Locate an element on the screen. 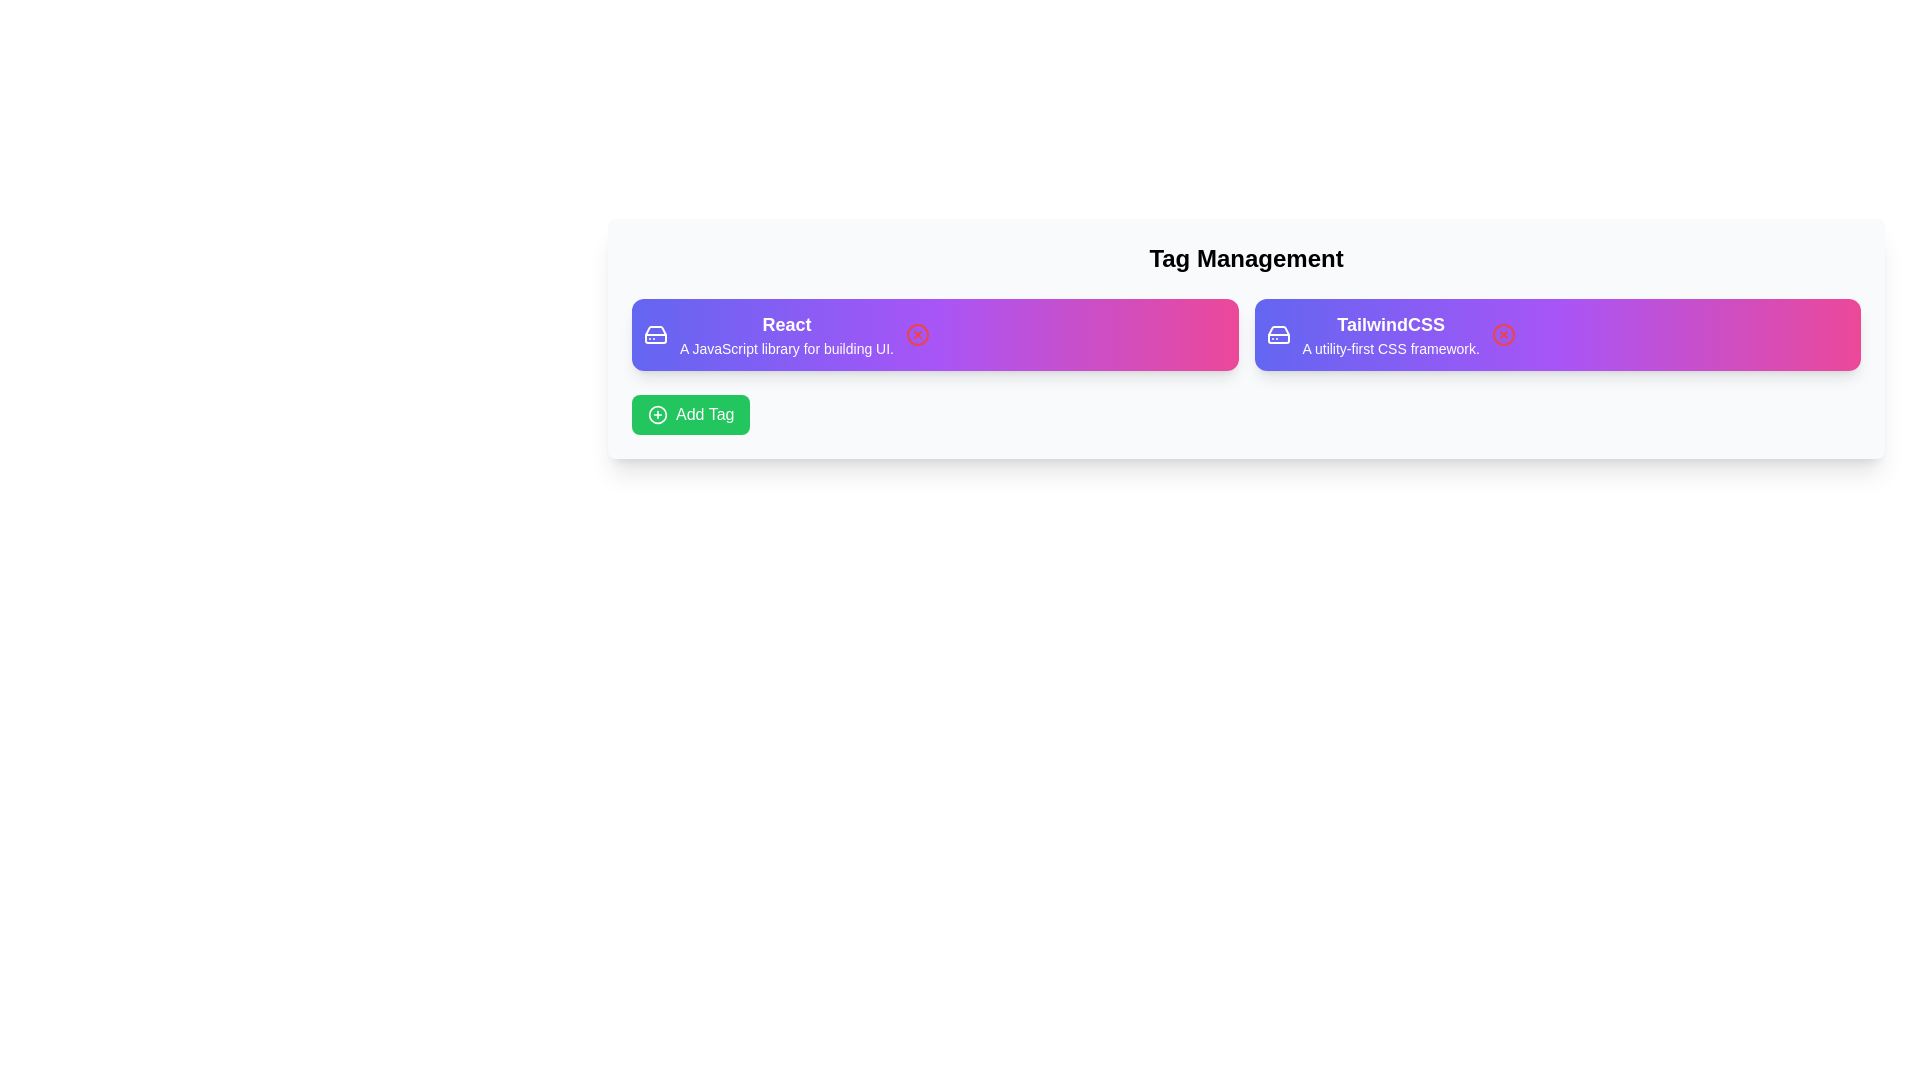 Image resolution: width=1920 pixels, height=1080 pixels. the 'Add Tag' icon, which is a visual indicator located to the left of the 'Add Tag' label on a green button in the Tag Management section is located at coordinates (657, 414).